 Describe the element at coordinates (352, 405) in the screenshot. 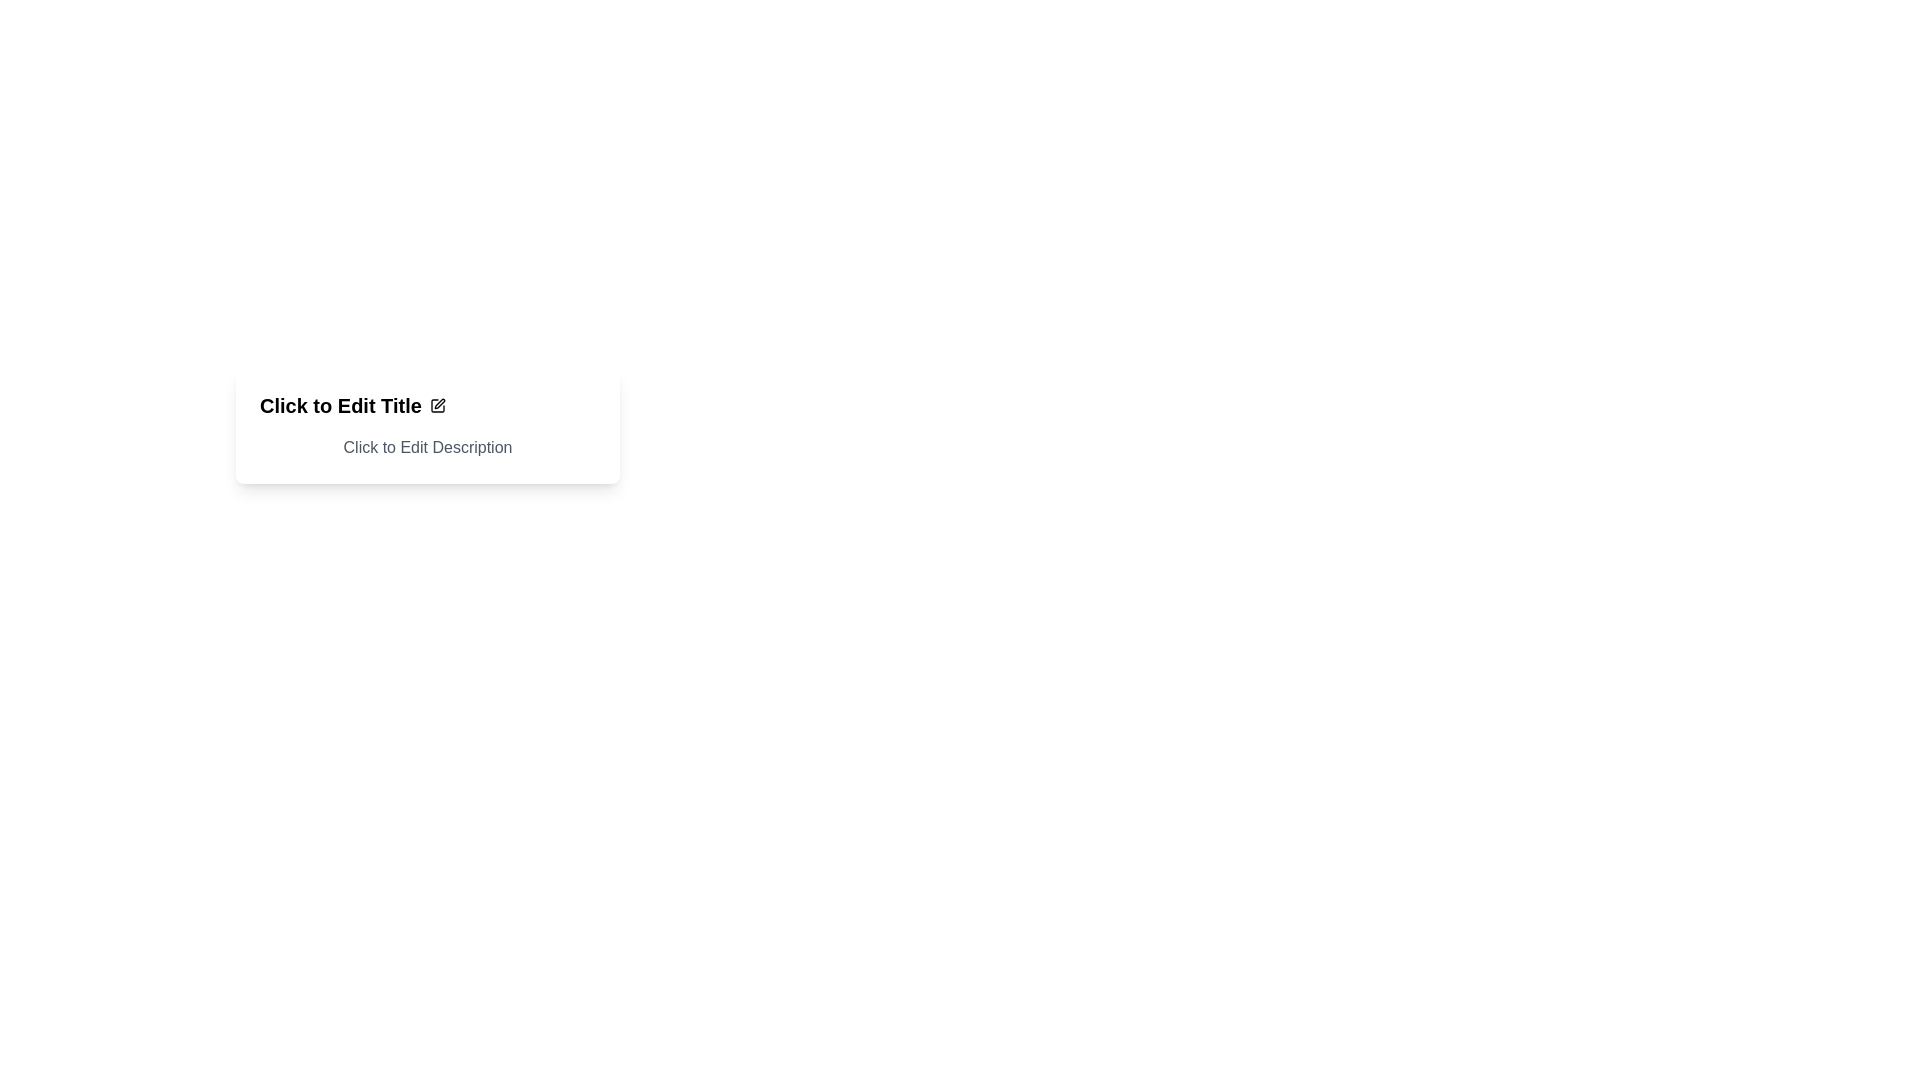

I see `on the 'Click` at that location.